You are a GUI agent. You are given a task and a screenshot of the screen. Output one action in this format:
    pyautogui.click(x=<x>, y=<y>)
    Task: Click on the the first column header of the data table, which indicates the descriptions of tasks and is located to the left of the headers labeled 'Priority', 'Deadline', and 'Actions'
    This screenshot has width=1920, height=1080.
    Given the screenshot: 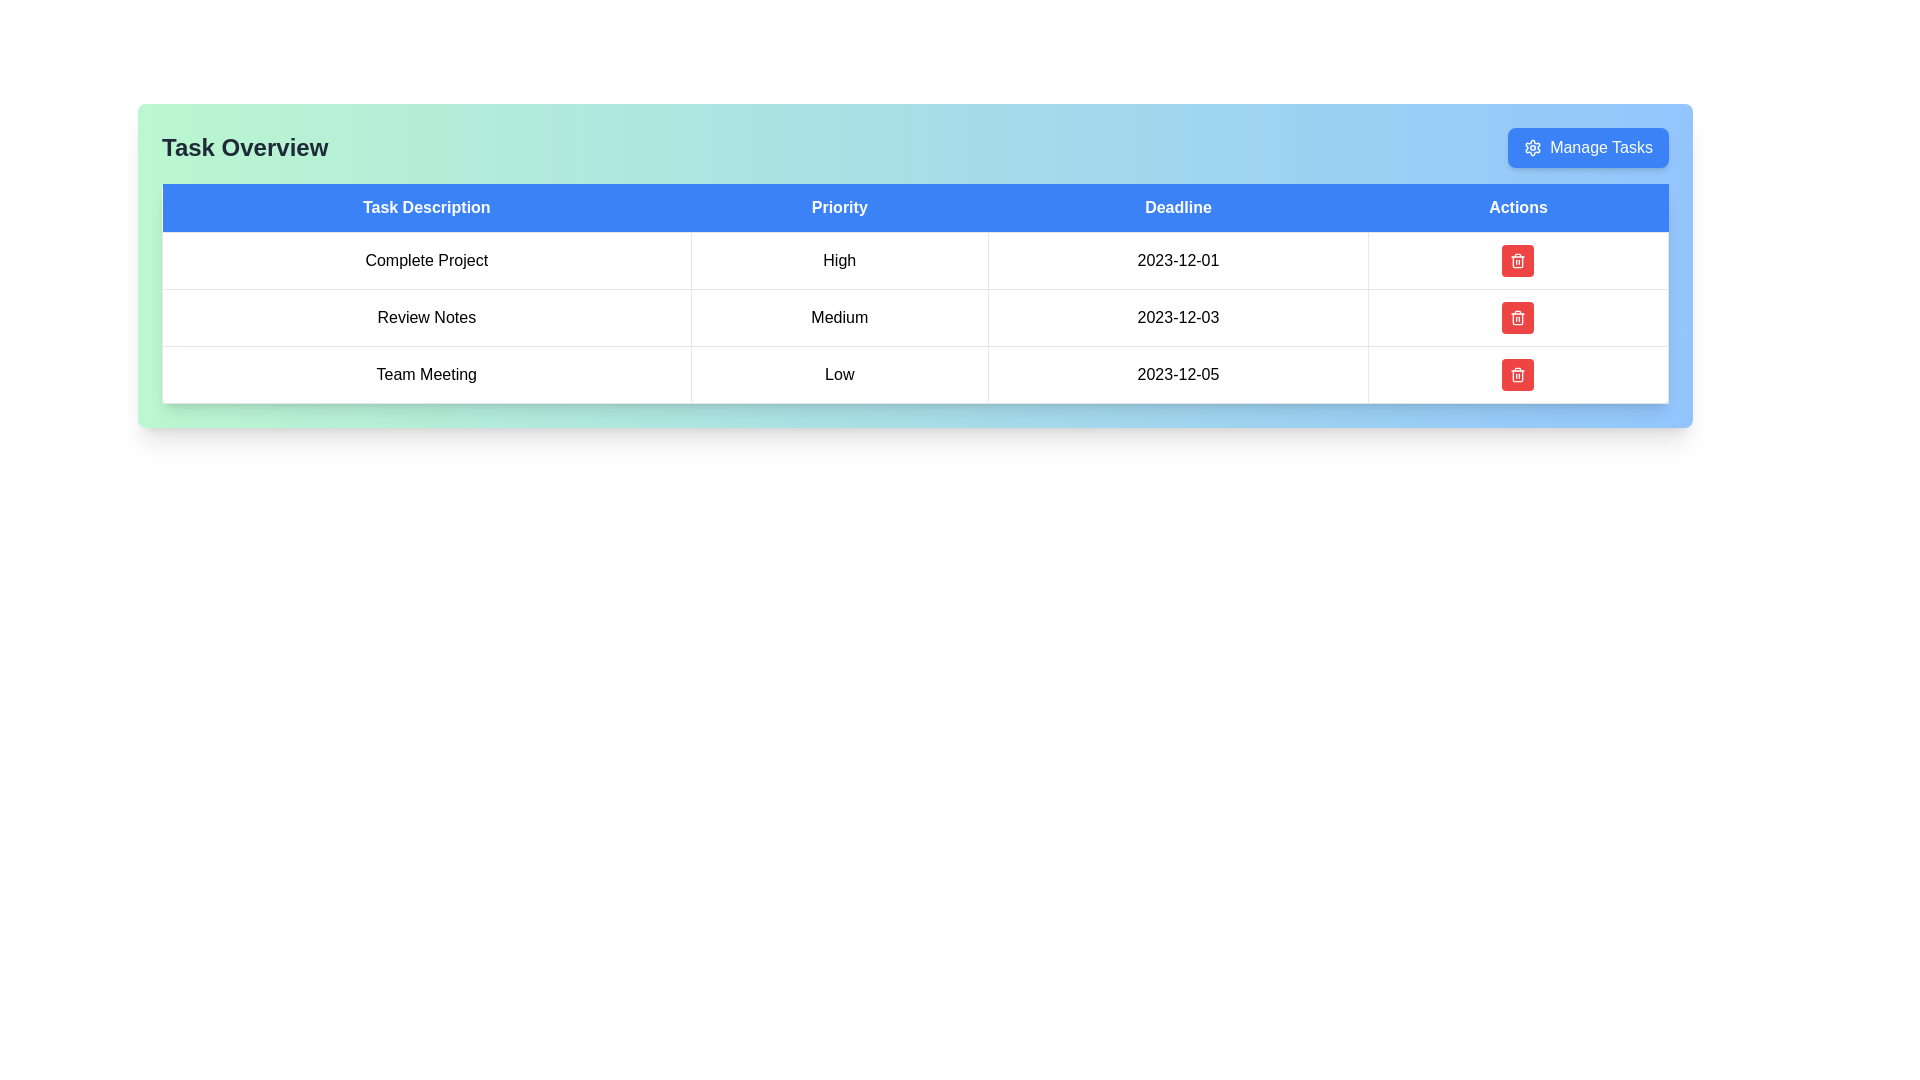 What is the action you would take?
    pyautogui.click(x=425, y=208)
    